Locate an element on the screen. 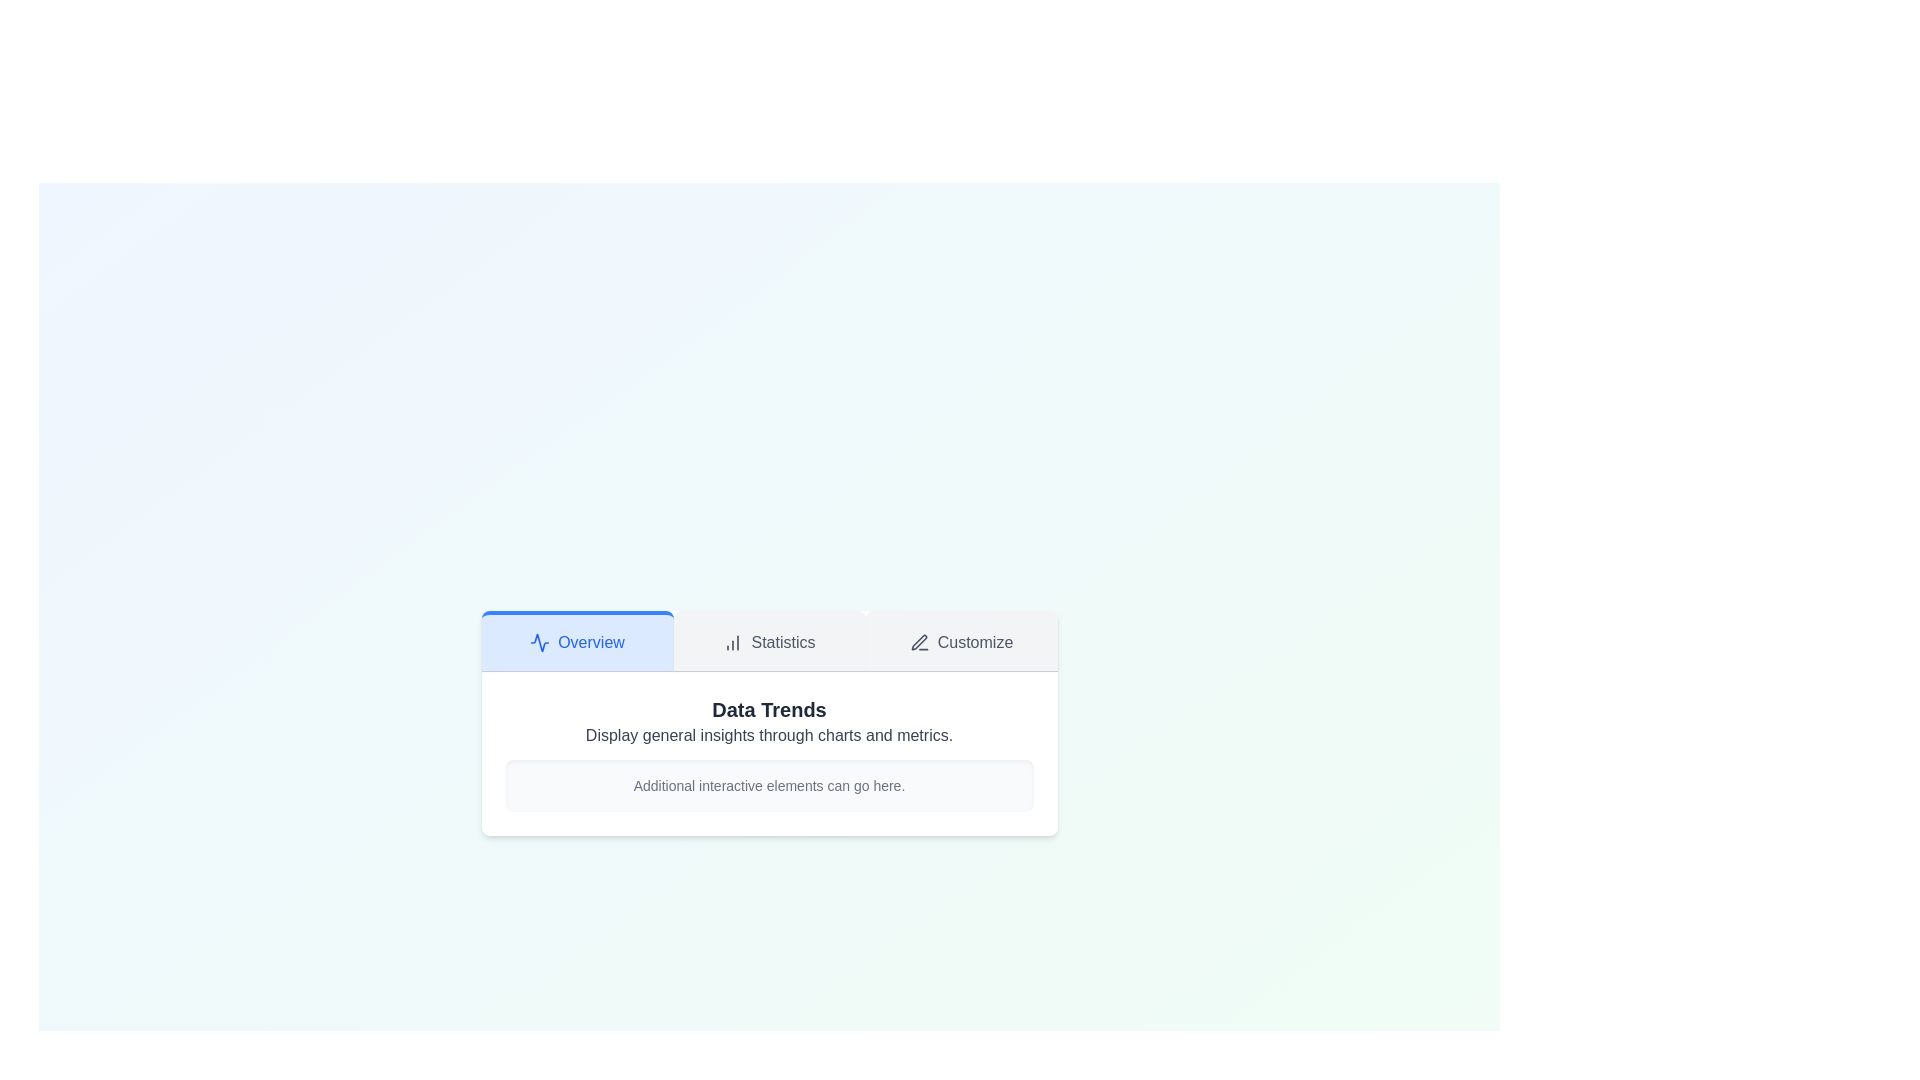 The image size is (1920, 1080). the text content in the 'Data Trends' section is located at coordinates (768, 753).